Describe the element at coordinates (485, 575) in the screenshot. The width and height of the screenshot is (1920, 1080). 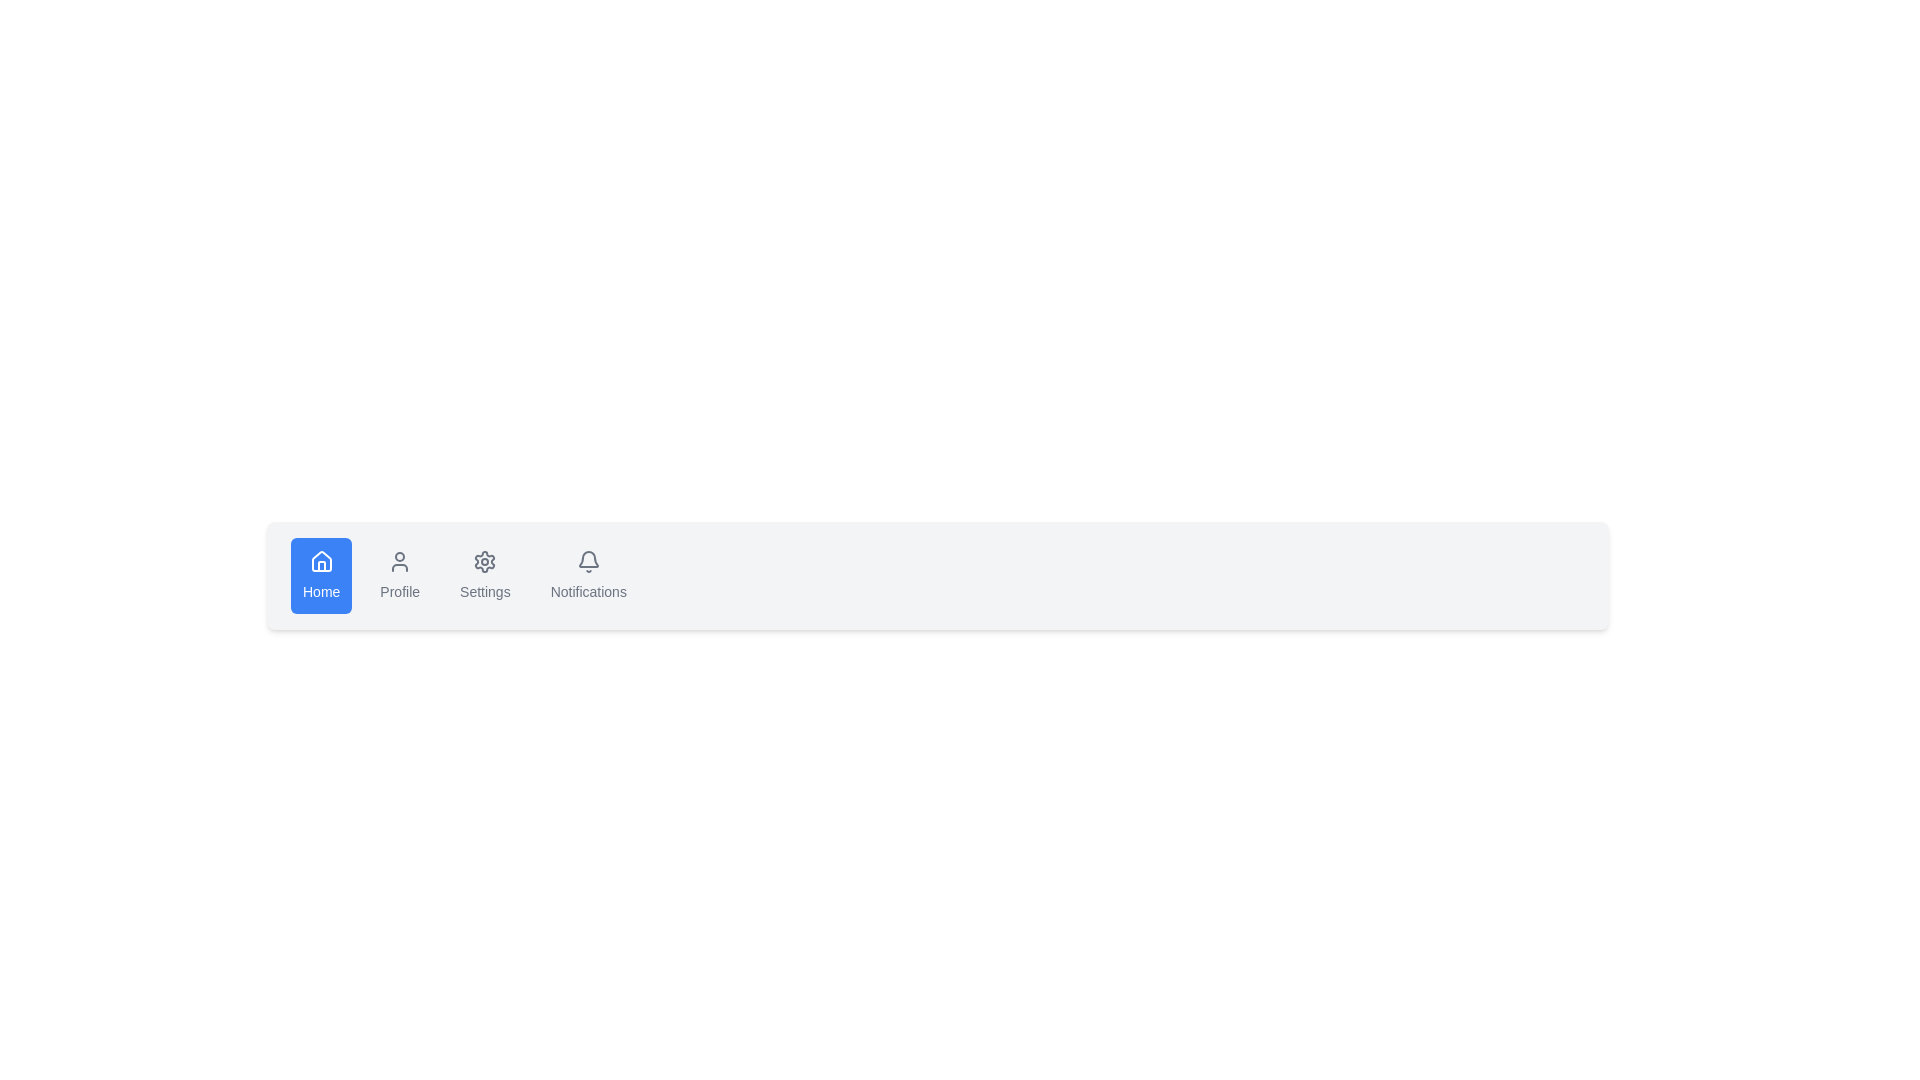
I see `the settings button located in the horizontal menu bar, which is the third item between 'Profile' and 'Notifications'` at that location.